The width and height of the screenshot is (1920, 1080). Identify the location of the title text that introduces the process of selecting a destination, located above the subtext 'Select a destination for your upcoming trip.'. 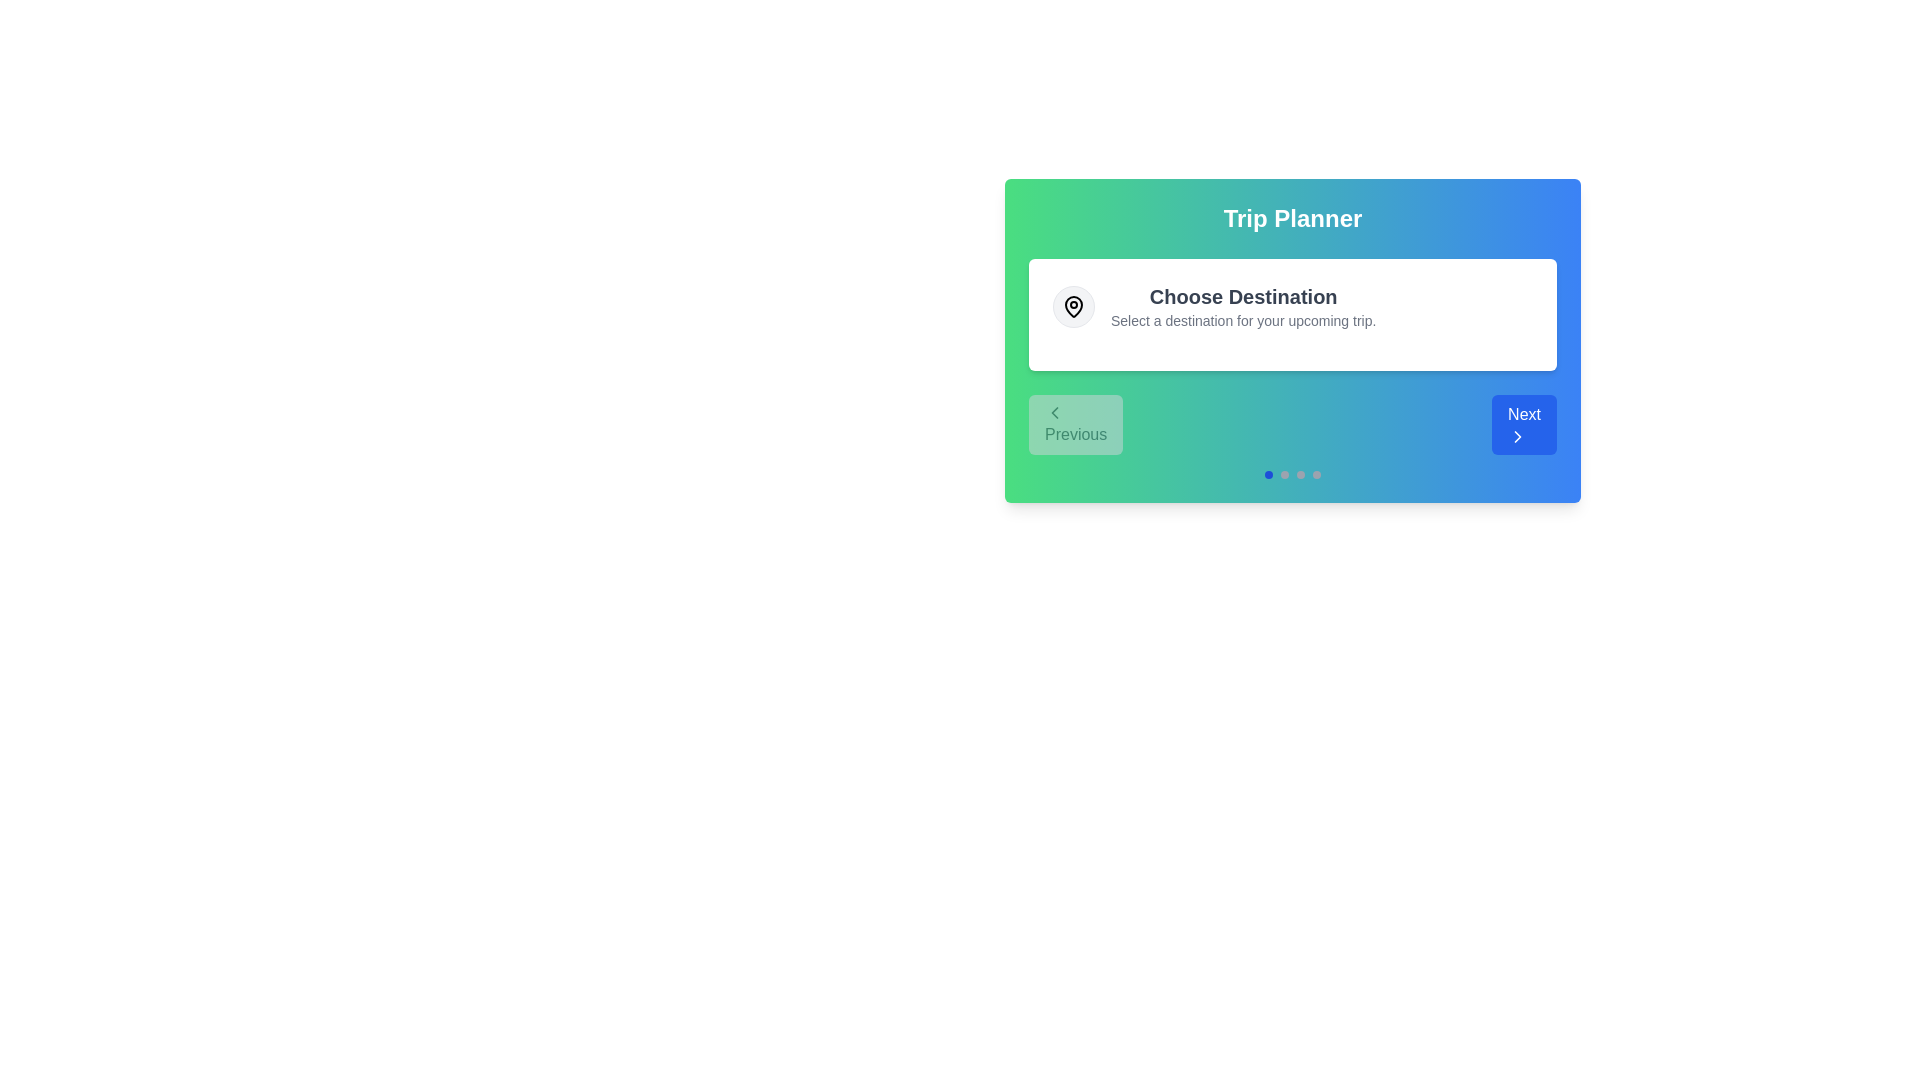
(1242, 297).